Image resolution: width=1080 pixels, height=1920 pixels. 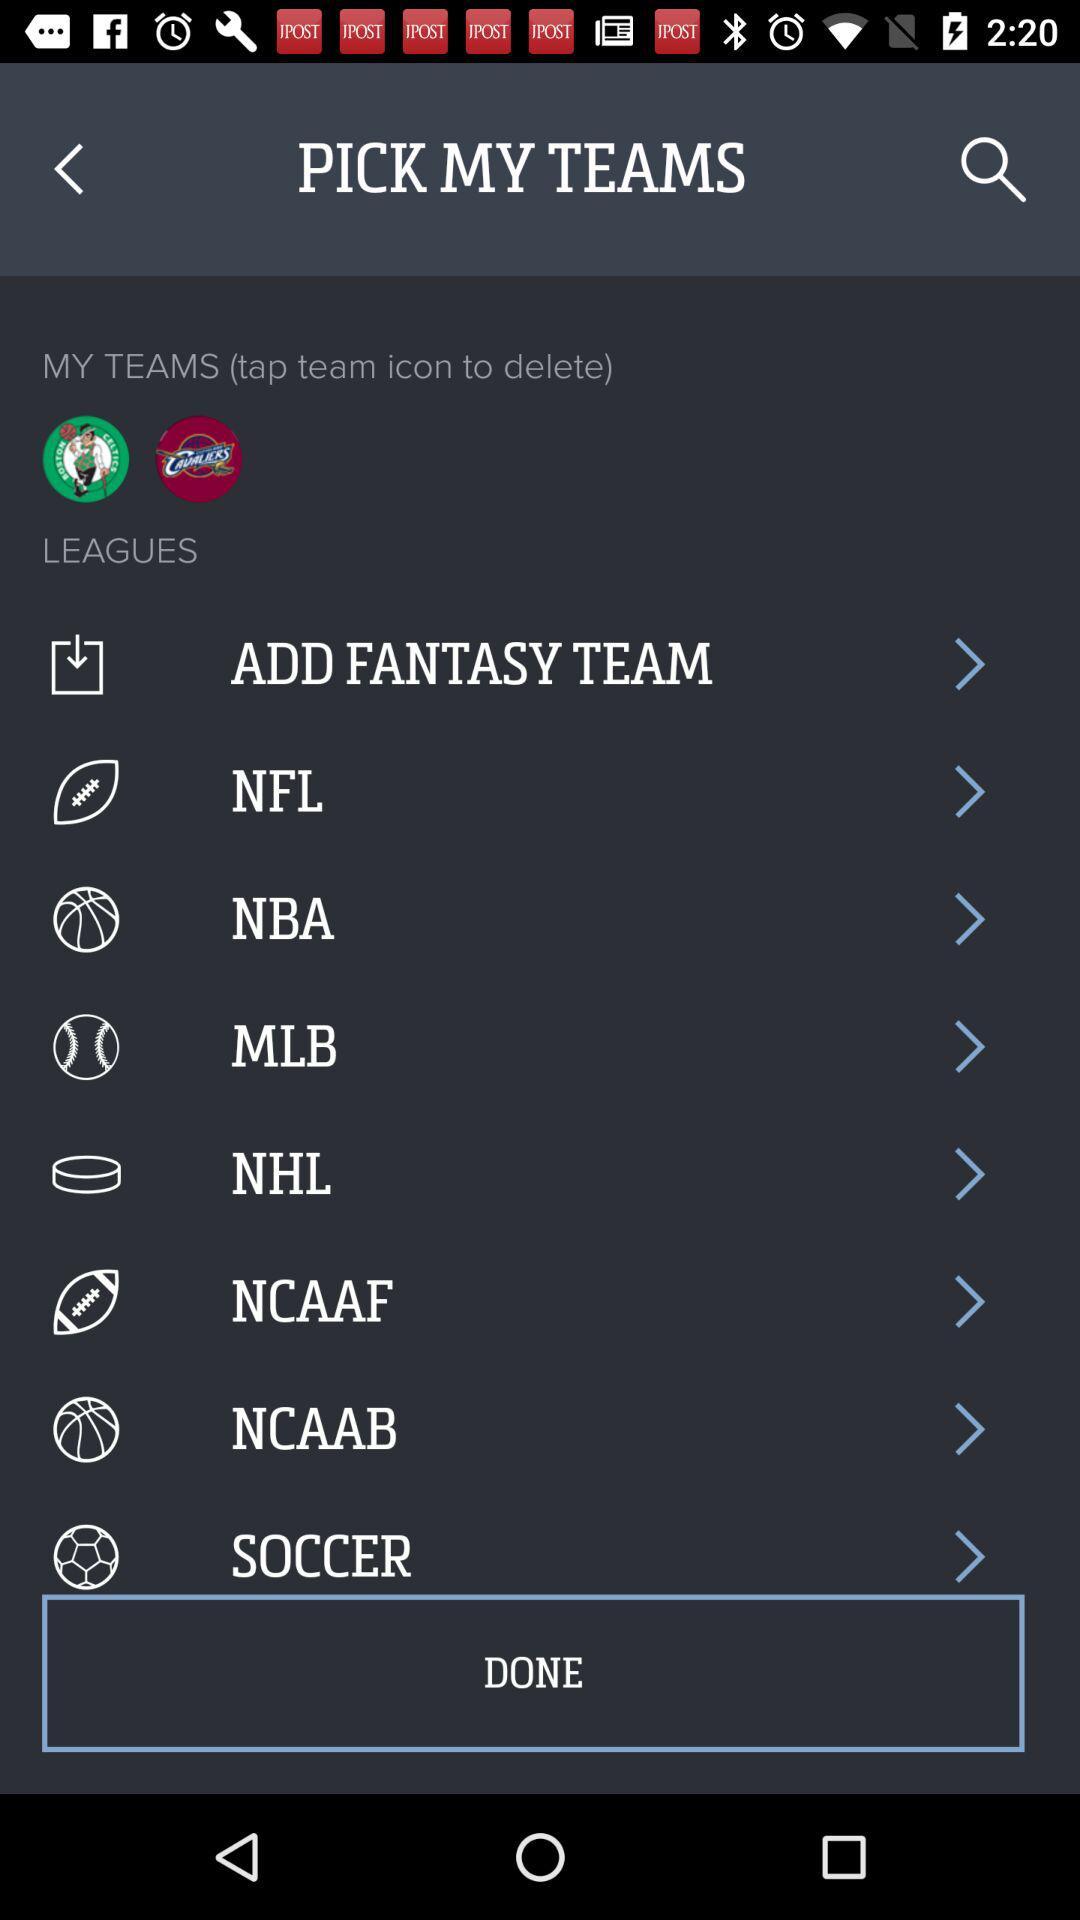 I want to click on item above my teams tap, so click(x=993, y=169).